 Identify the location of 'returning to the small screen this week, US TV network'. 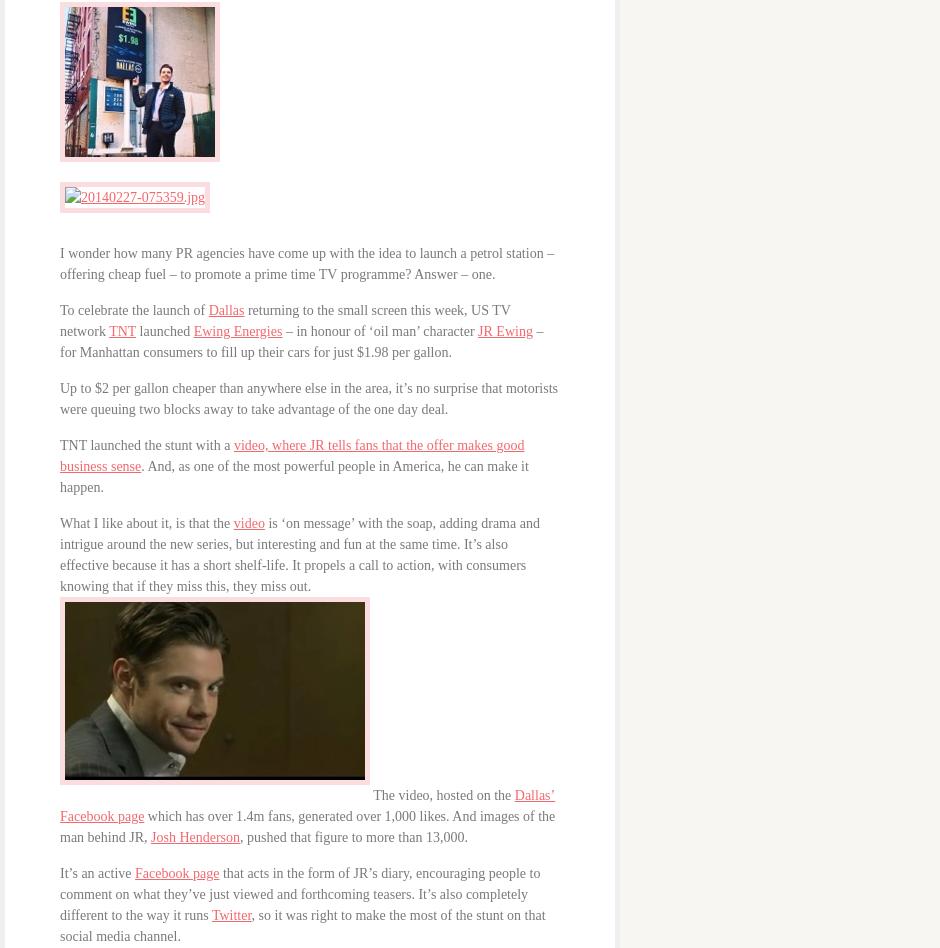
(284, 320).